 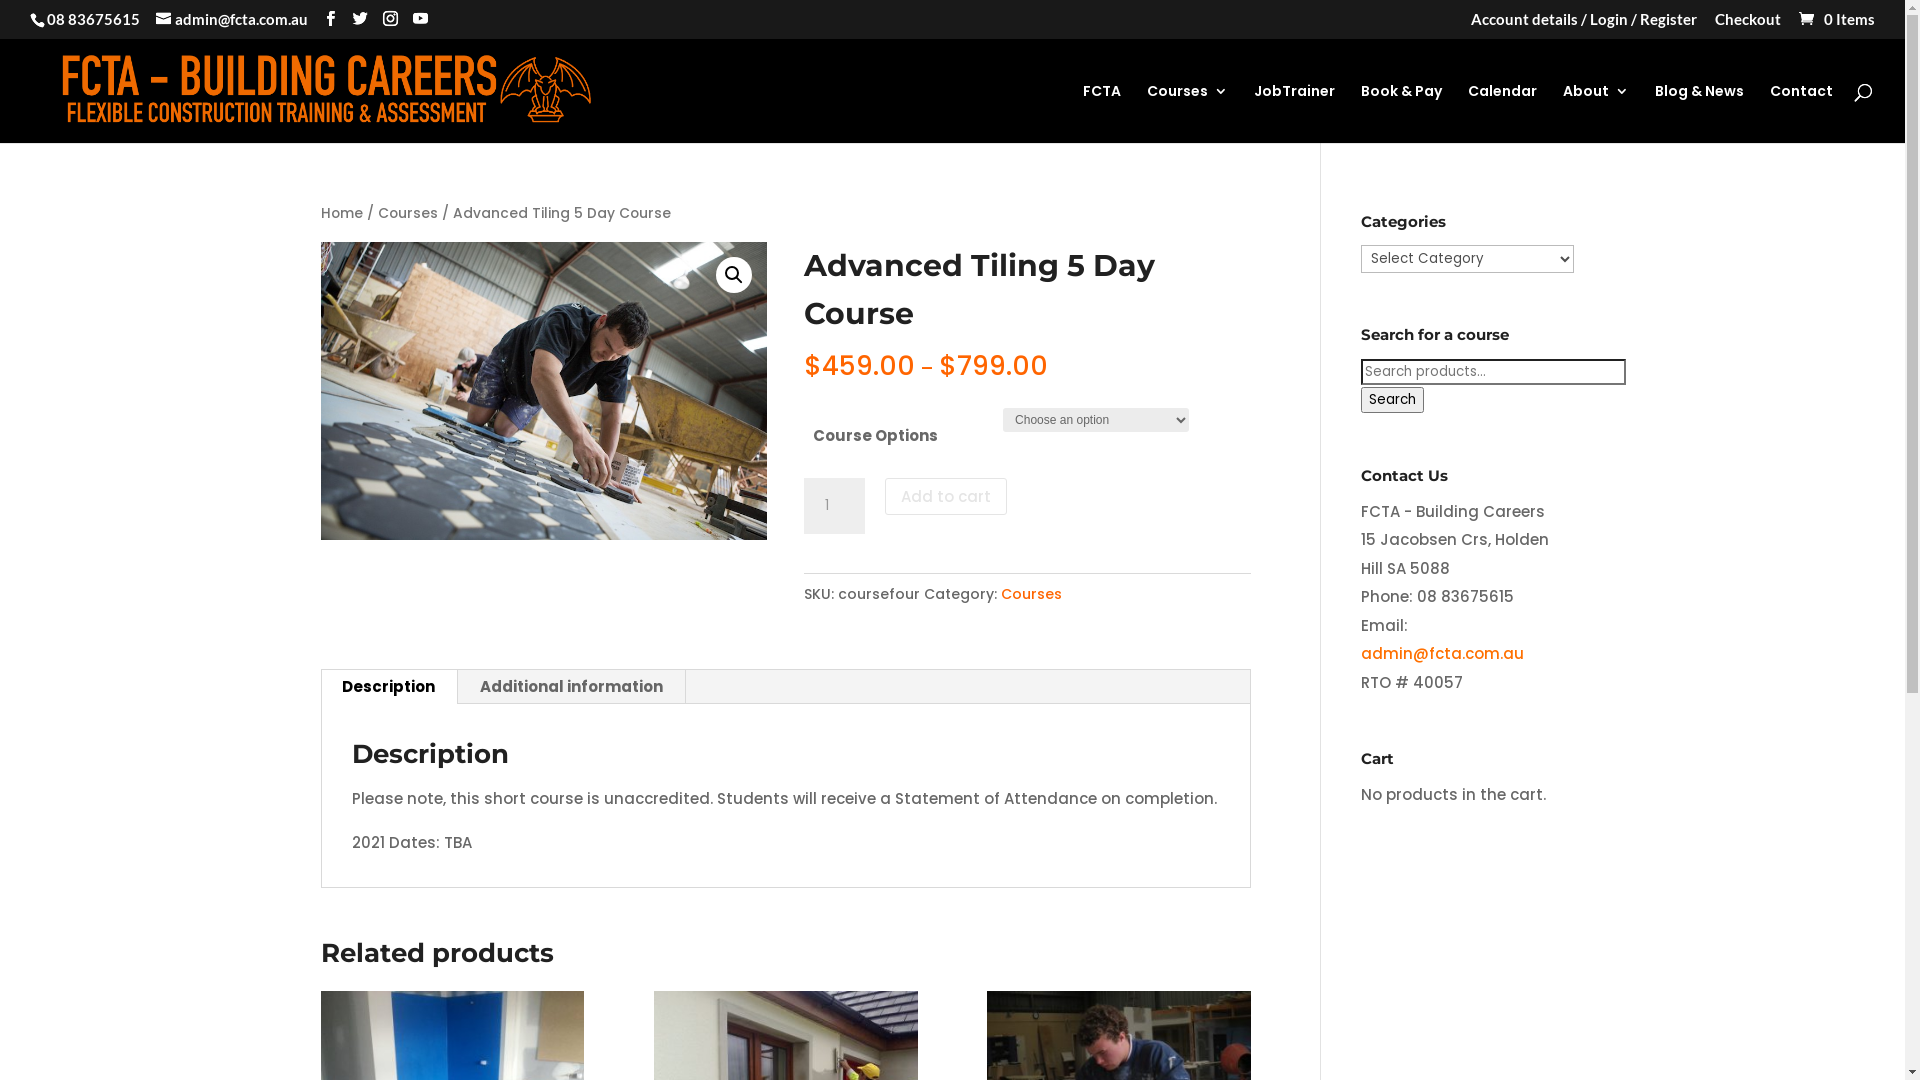 What do you see at coordinates (1746, 24) in the screenshot?
I see `'Checkout'` at bounding box center [1746, 24].